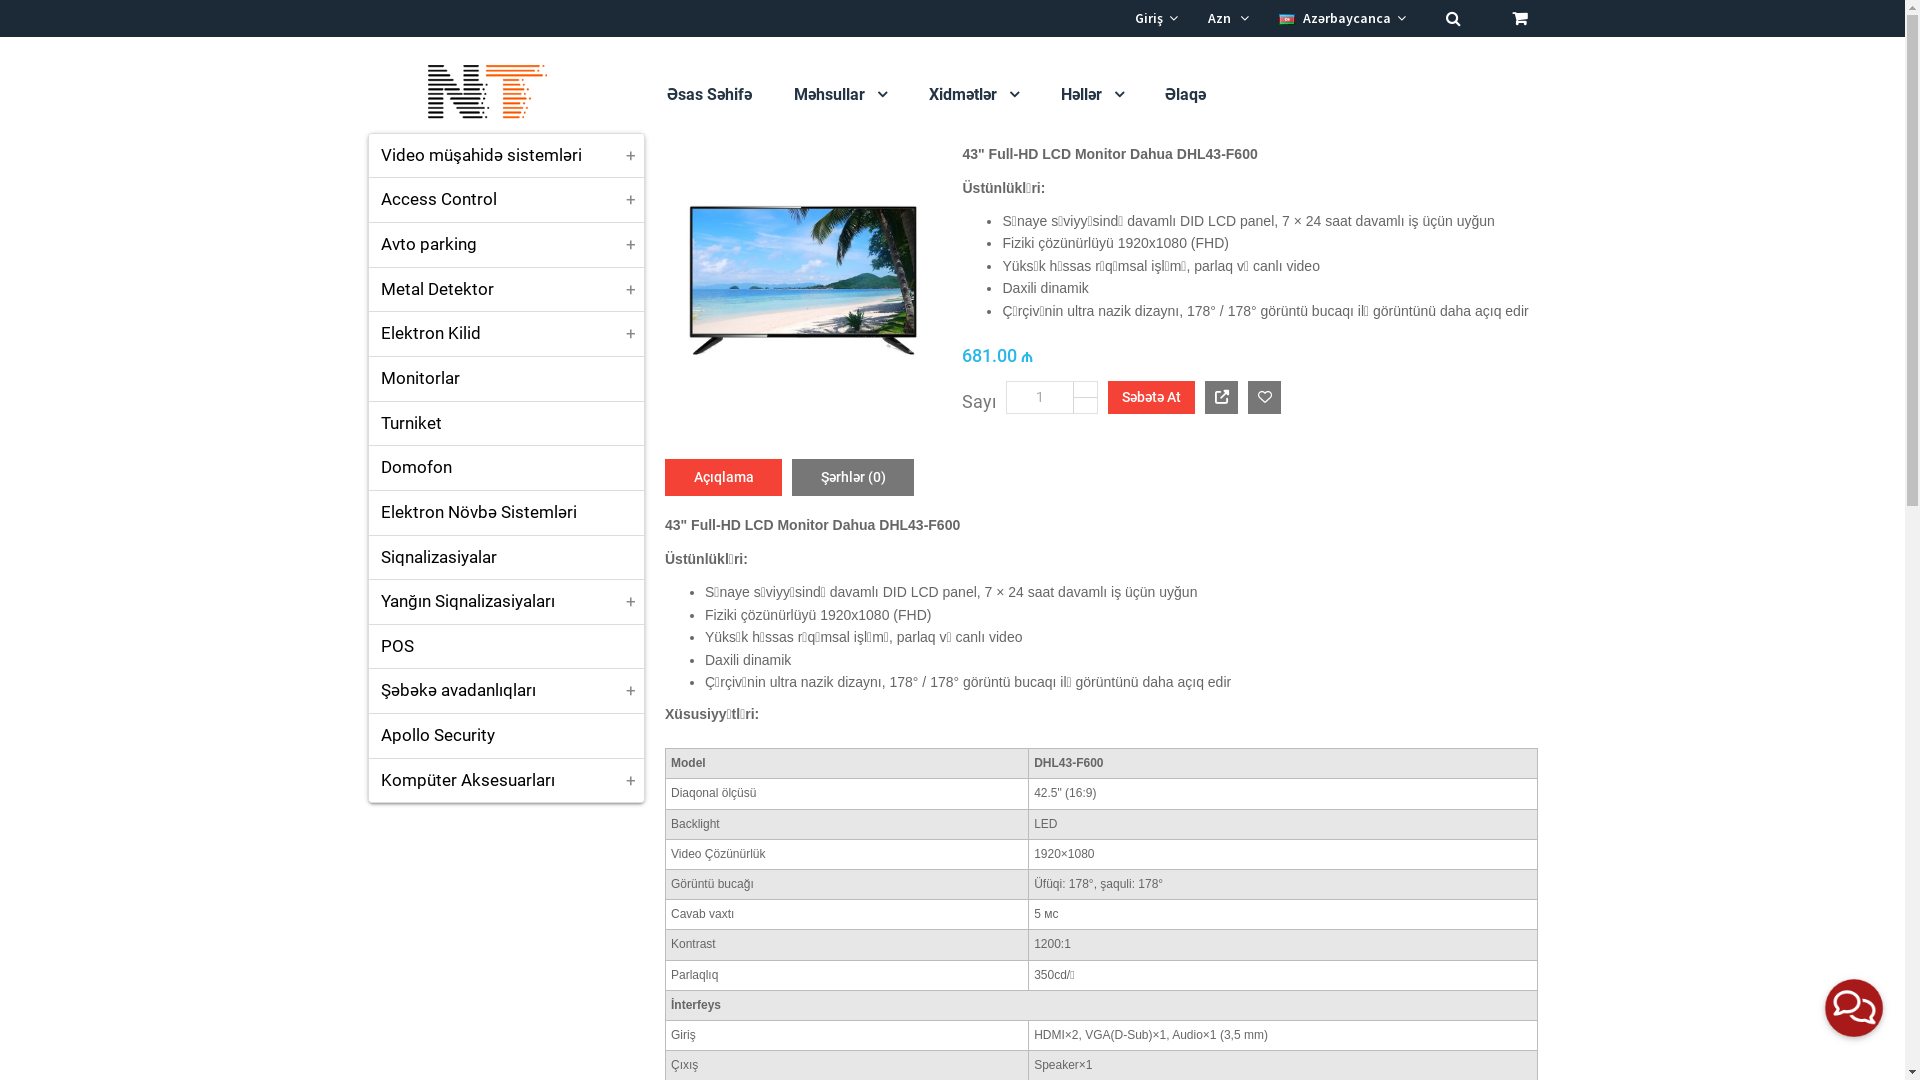 The width and height of the screenshot is (1920, 1080). I want to click on 'Apollo Security', so click(505, 736).